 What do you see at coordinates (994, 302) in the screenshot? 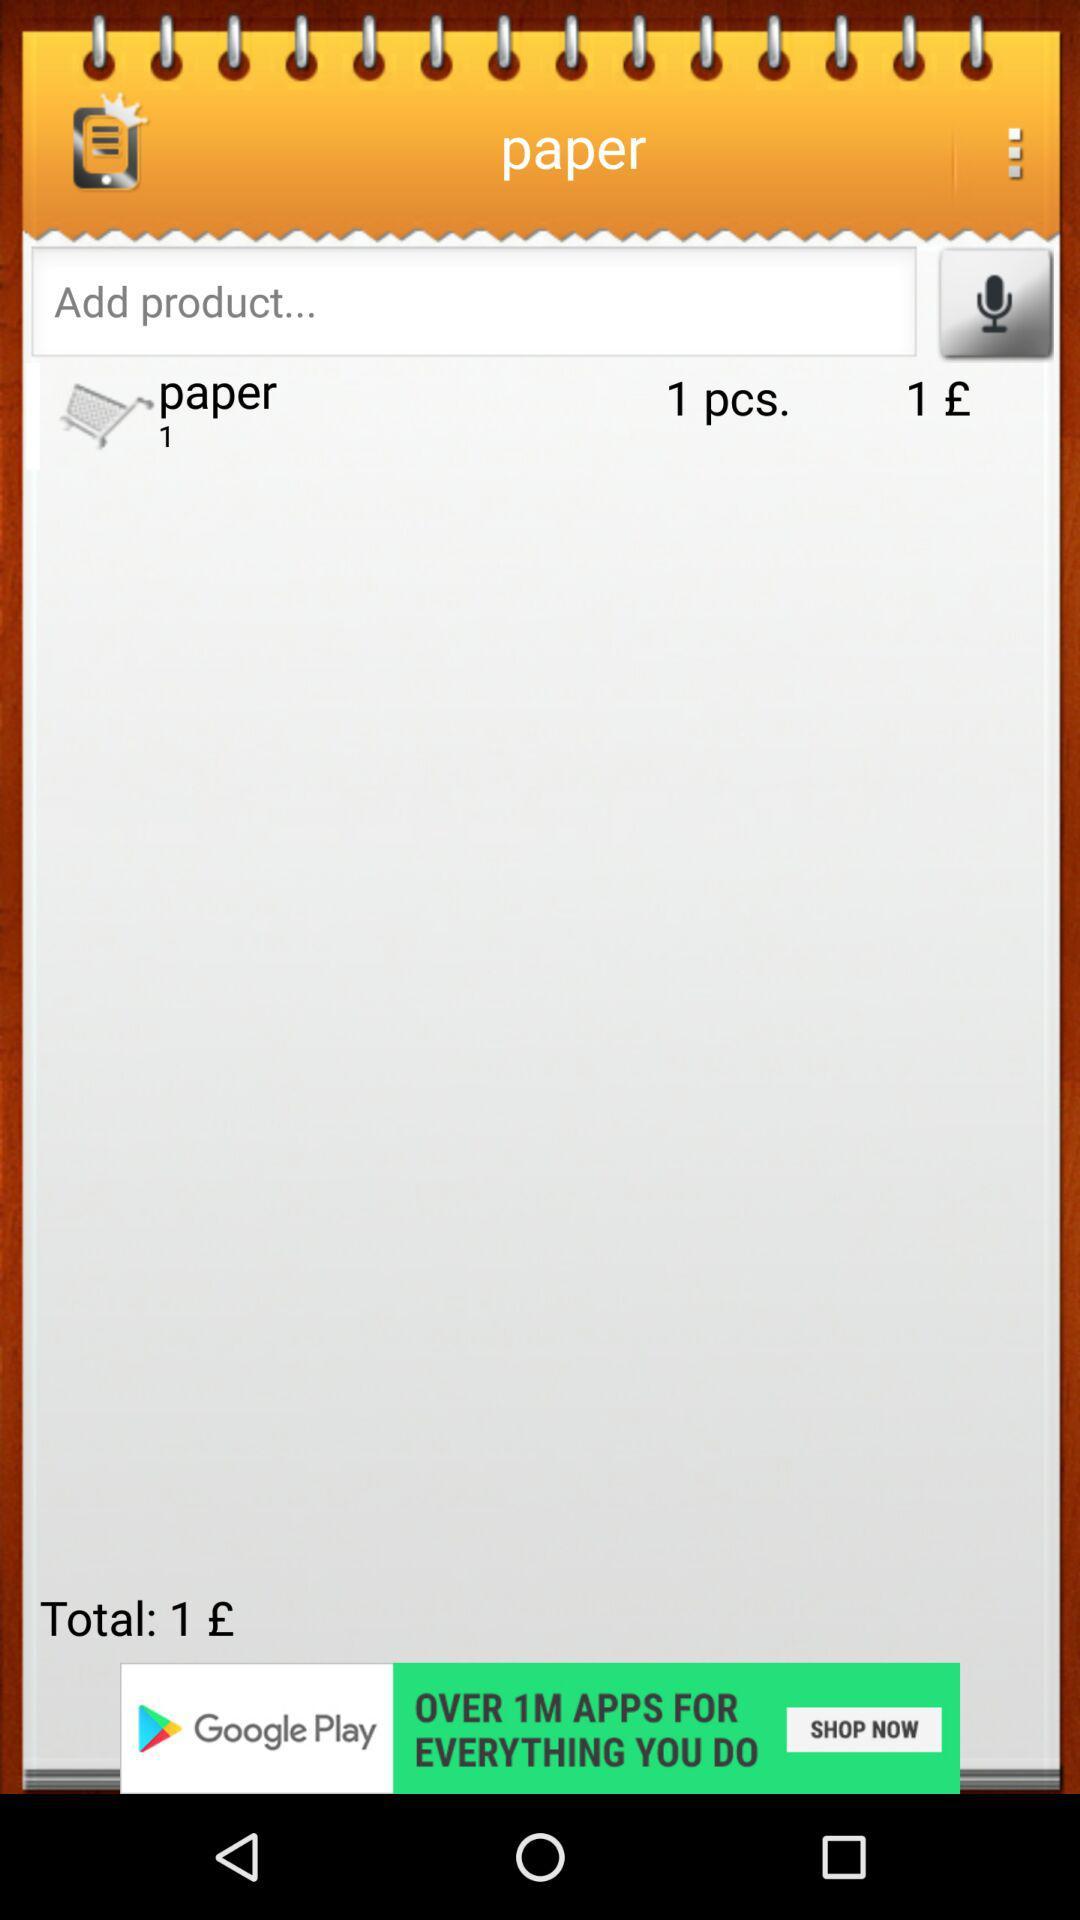
I see `record` at bounding box center [994, 302].